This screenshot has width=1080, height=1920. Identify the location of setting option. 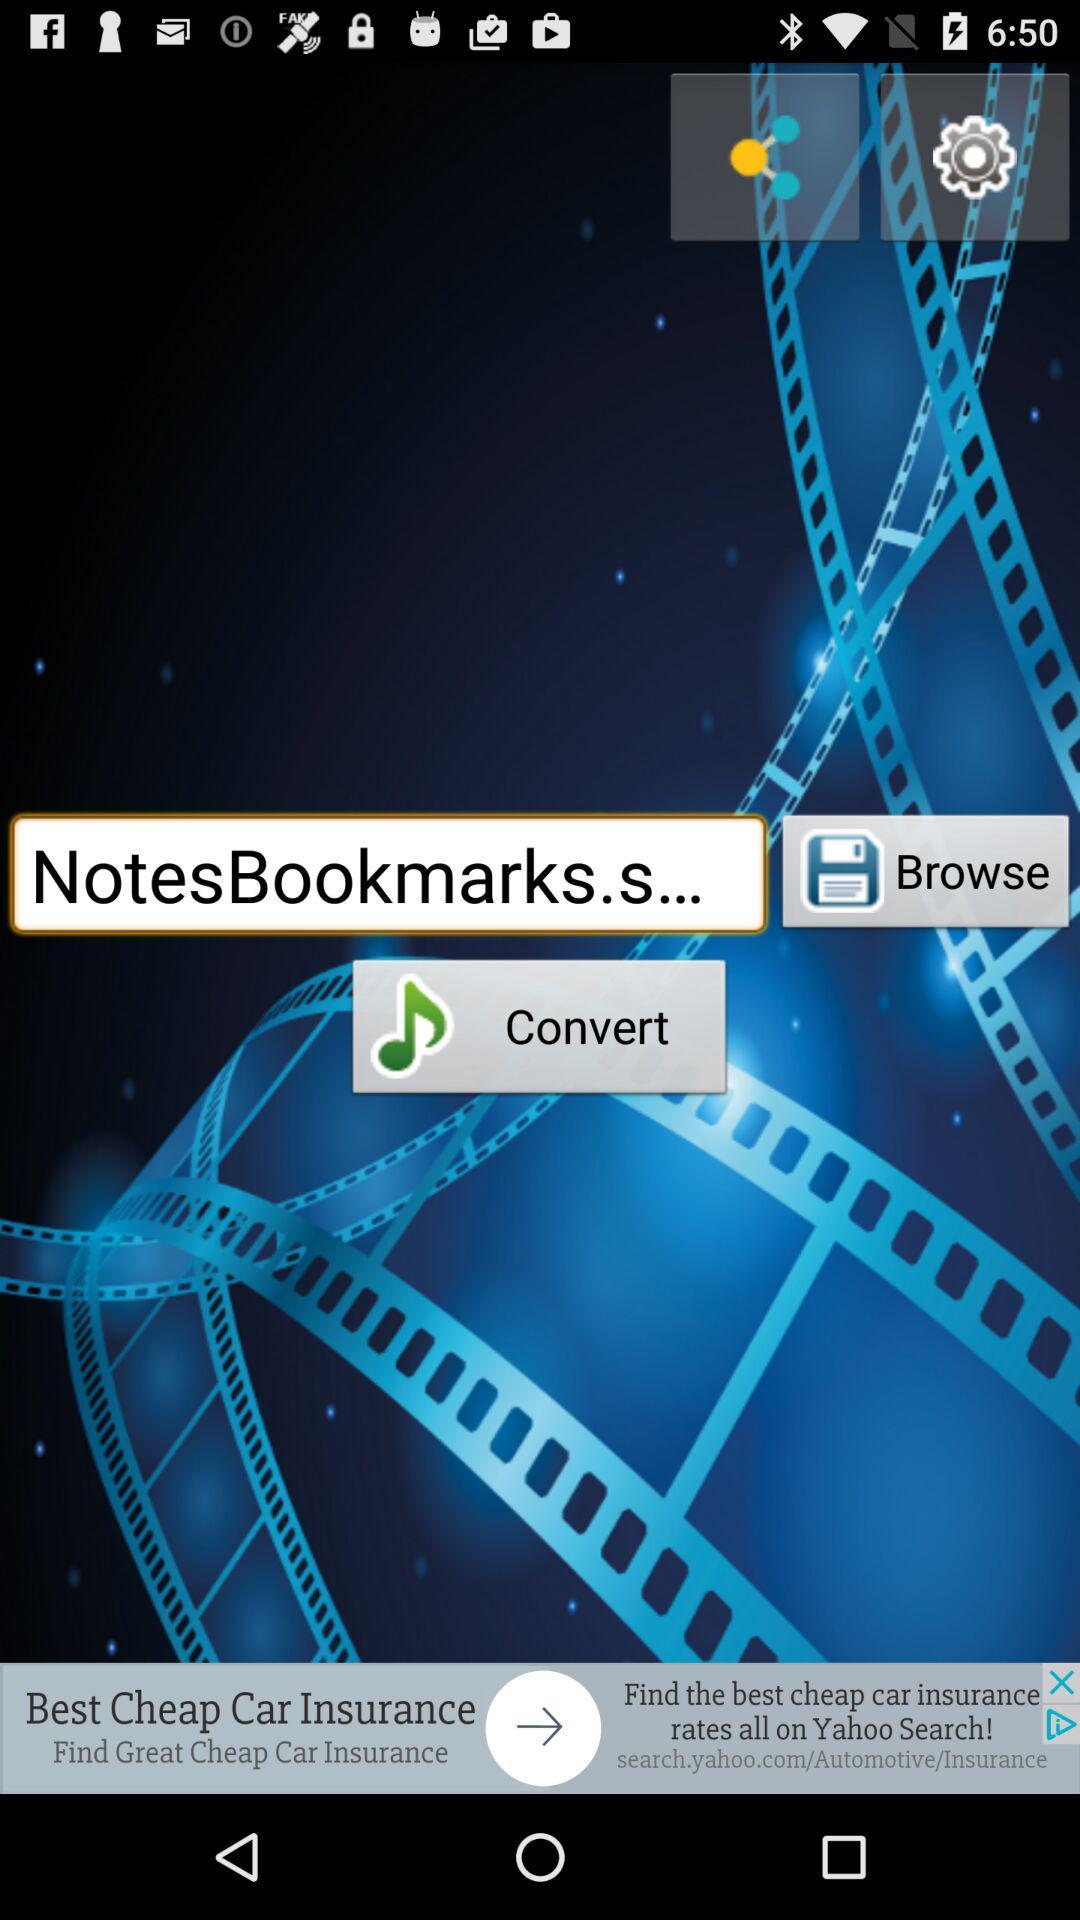
(974, 156).